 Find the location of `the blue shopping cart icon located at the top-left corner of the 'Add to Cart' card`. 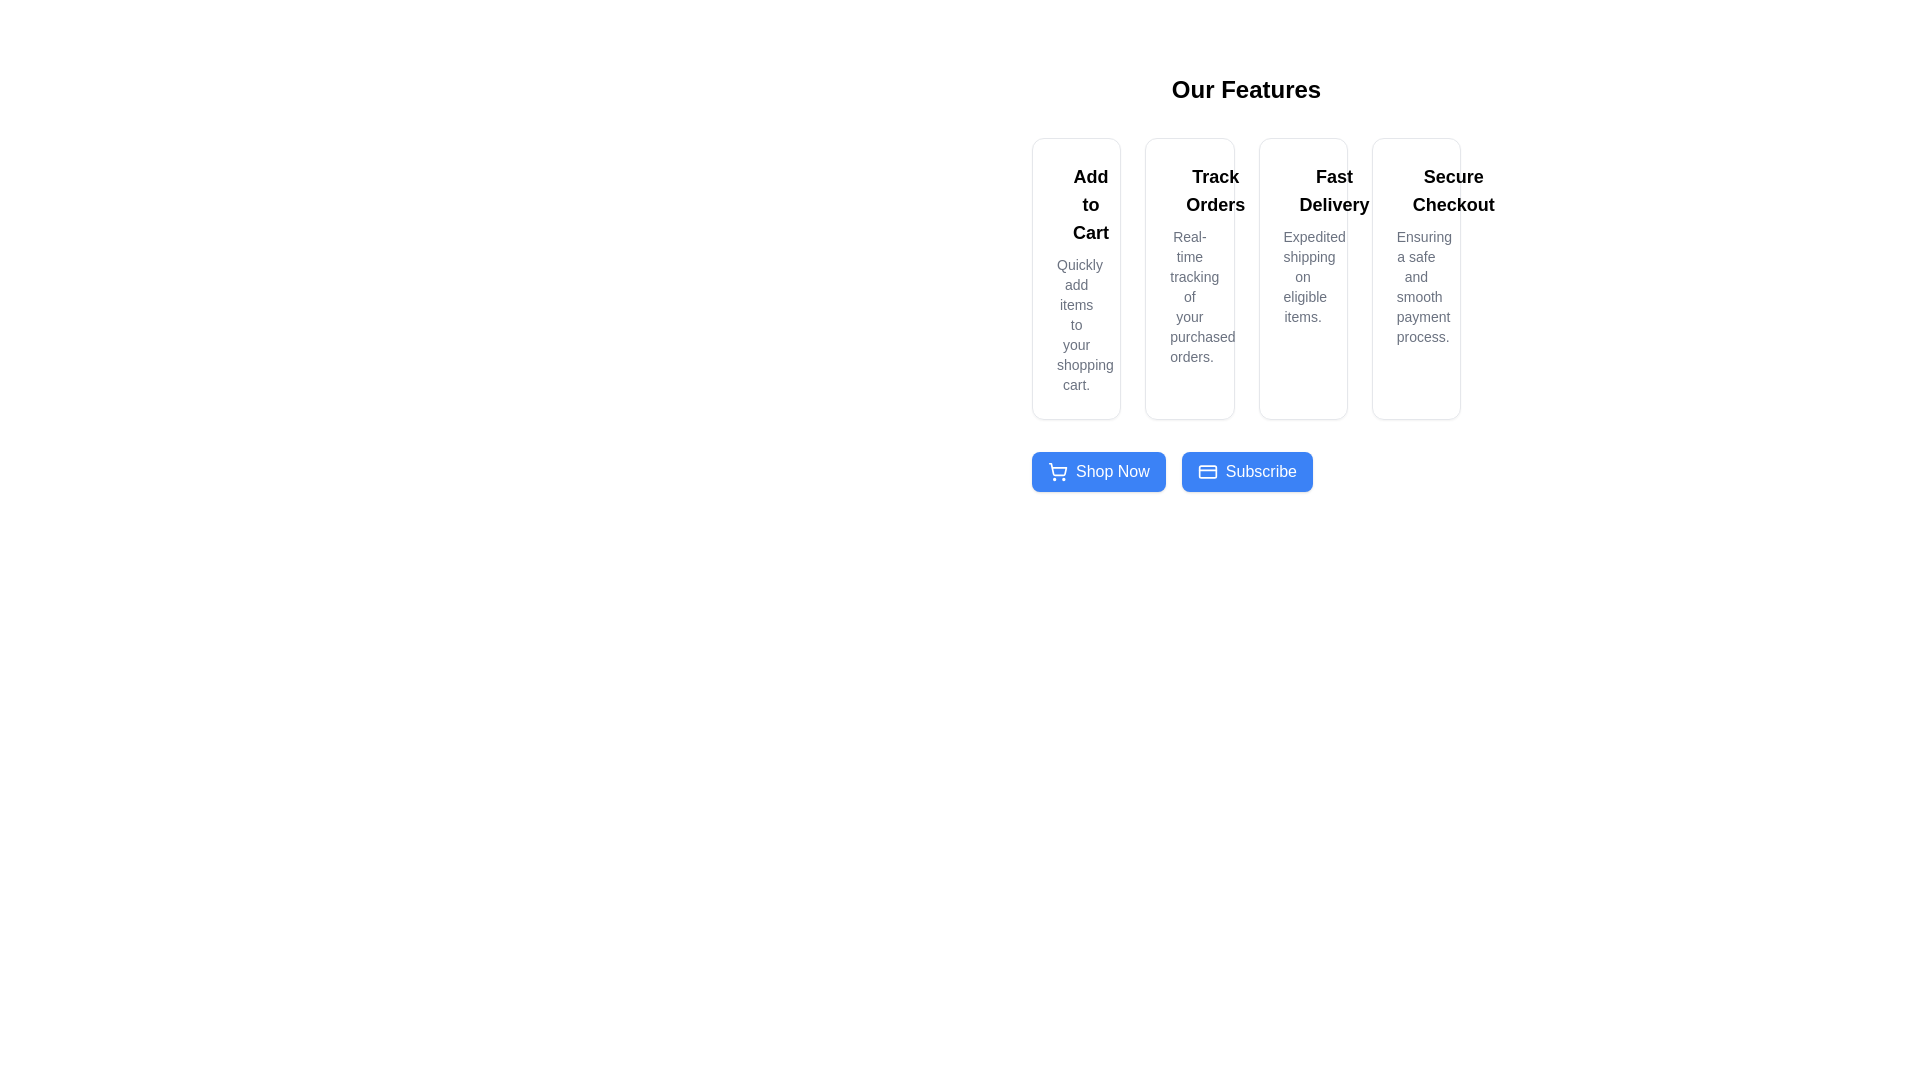

the blue shopping cart icon located at the top-left corner of the 'Add to Cart' card is located at coordinates (1068, 196).